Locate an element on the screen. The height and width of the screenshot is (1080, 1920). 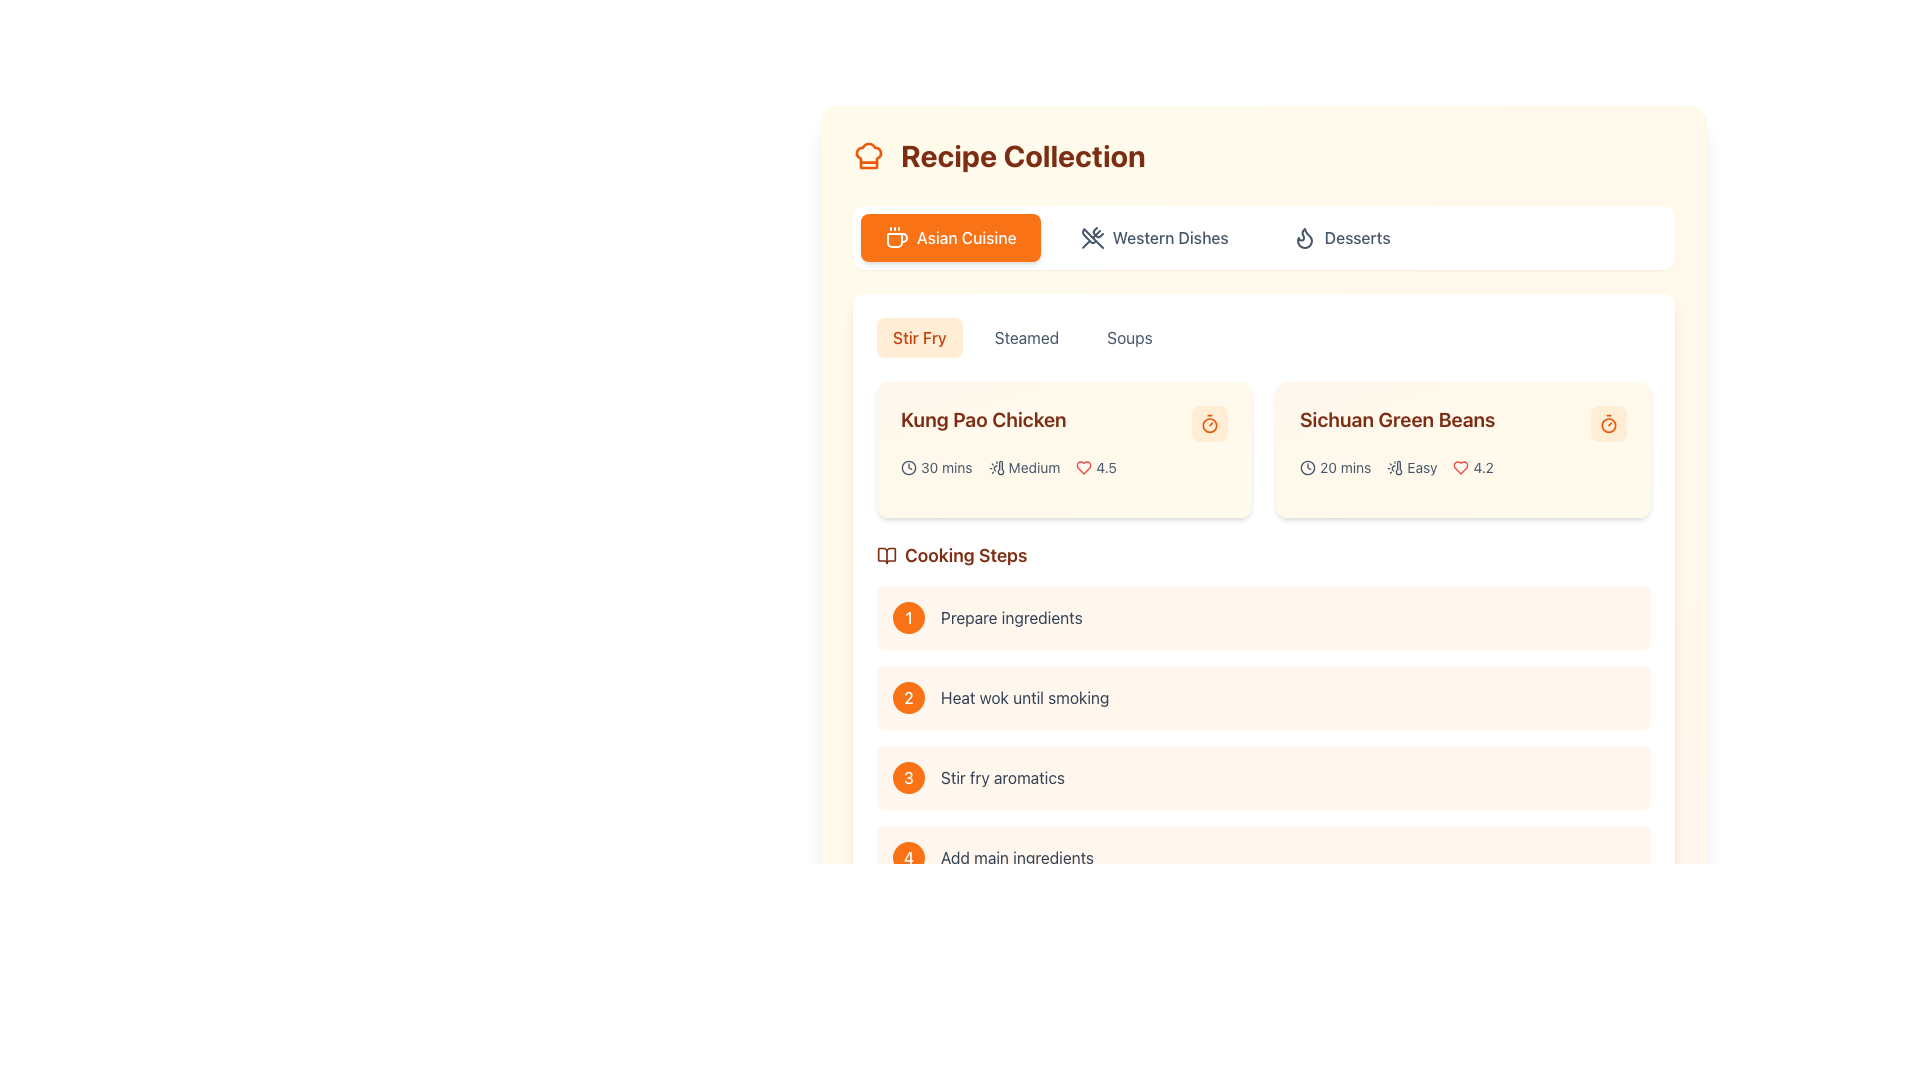
the Step indicator located in the Cooking Steps section, marking the first step in the sequence of cooking instructions, aligned to the left of the text 'Prepare ingredients' is located at coordinates (907, 616).